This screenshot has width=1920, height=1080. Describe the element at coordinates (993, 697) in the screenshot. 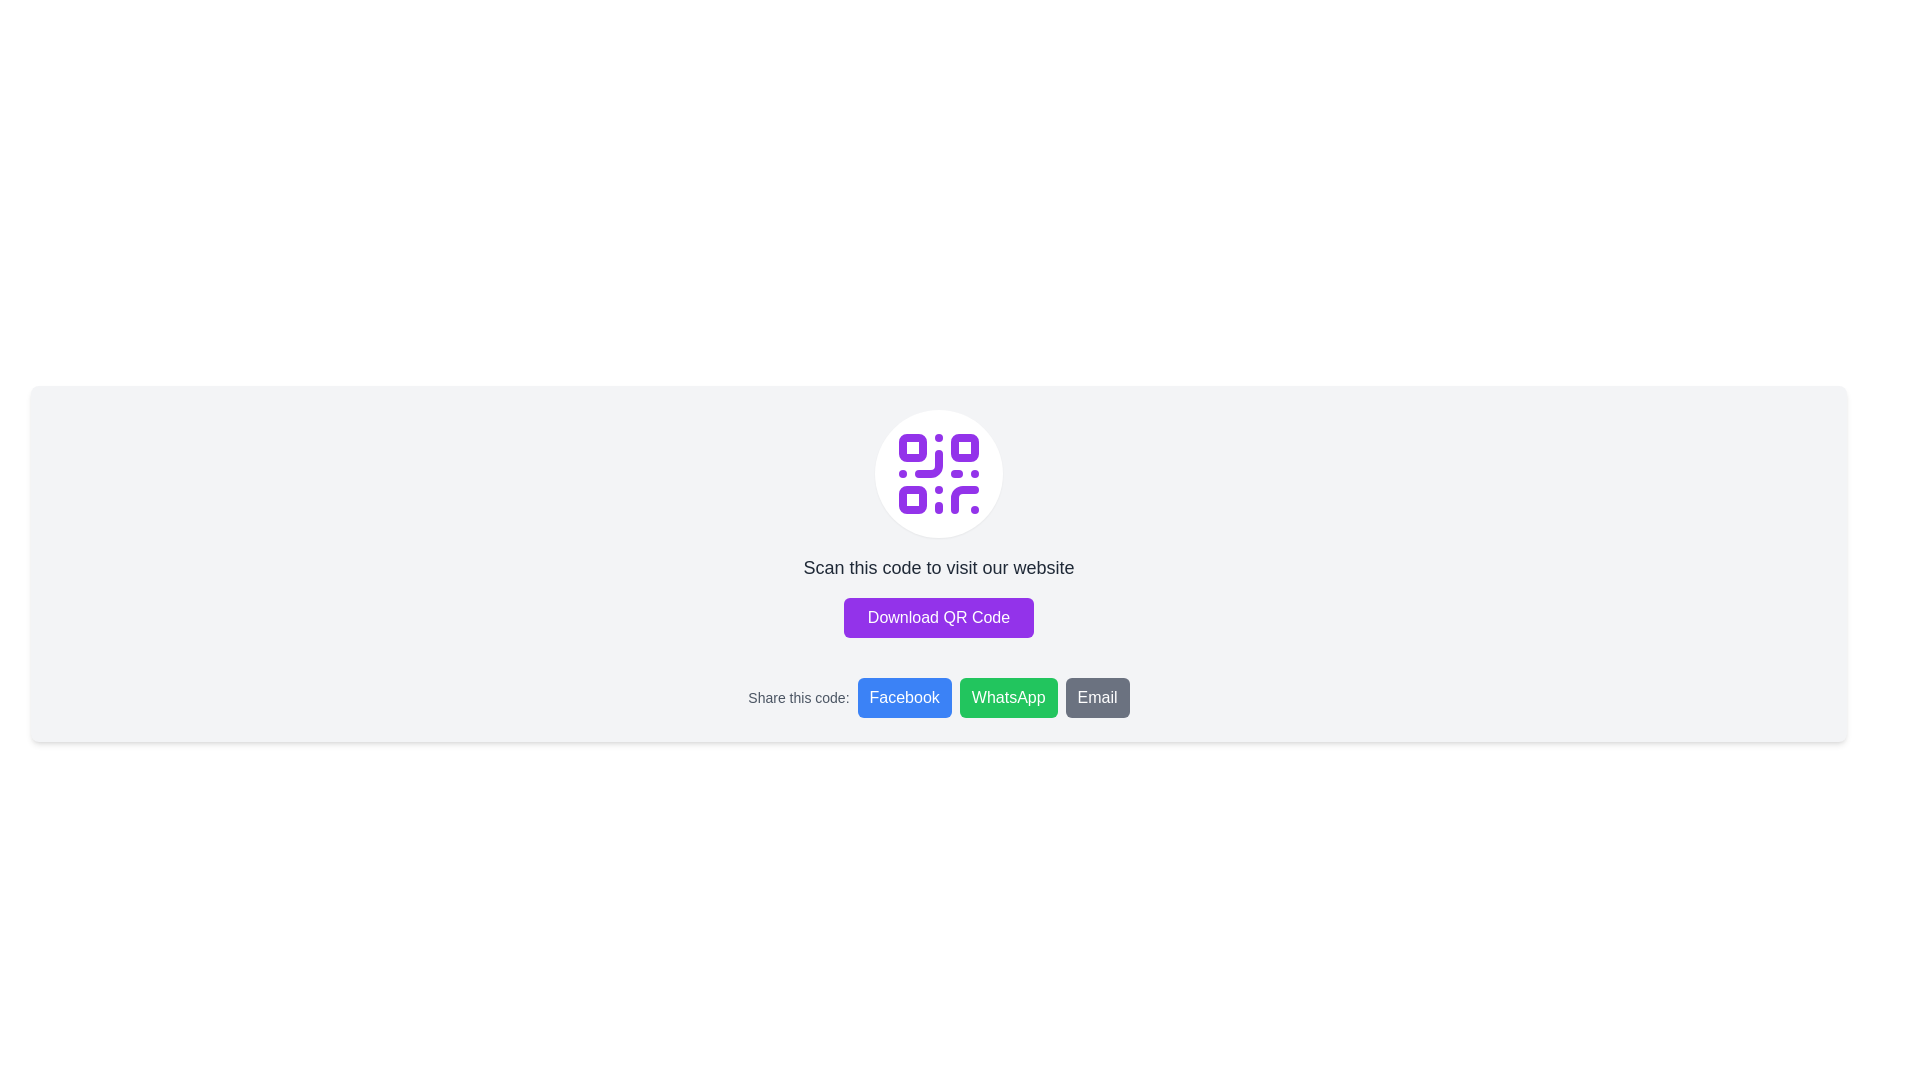

I see `the WhatsApp button in the horizontal button group located below the 'Share this code:' label to share the information on WhatsApp` at that location.